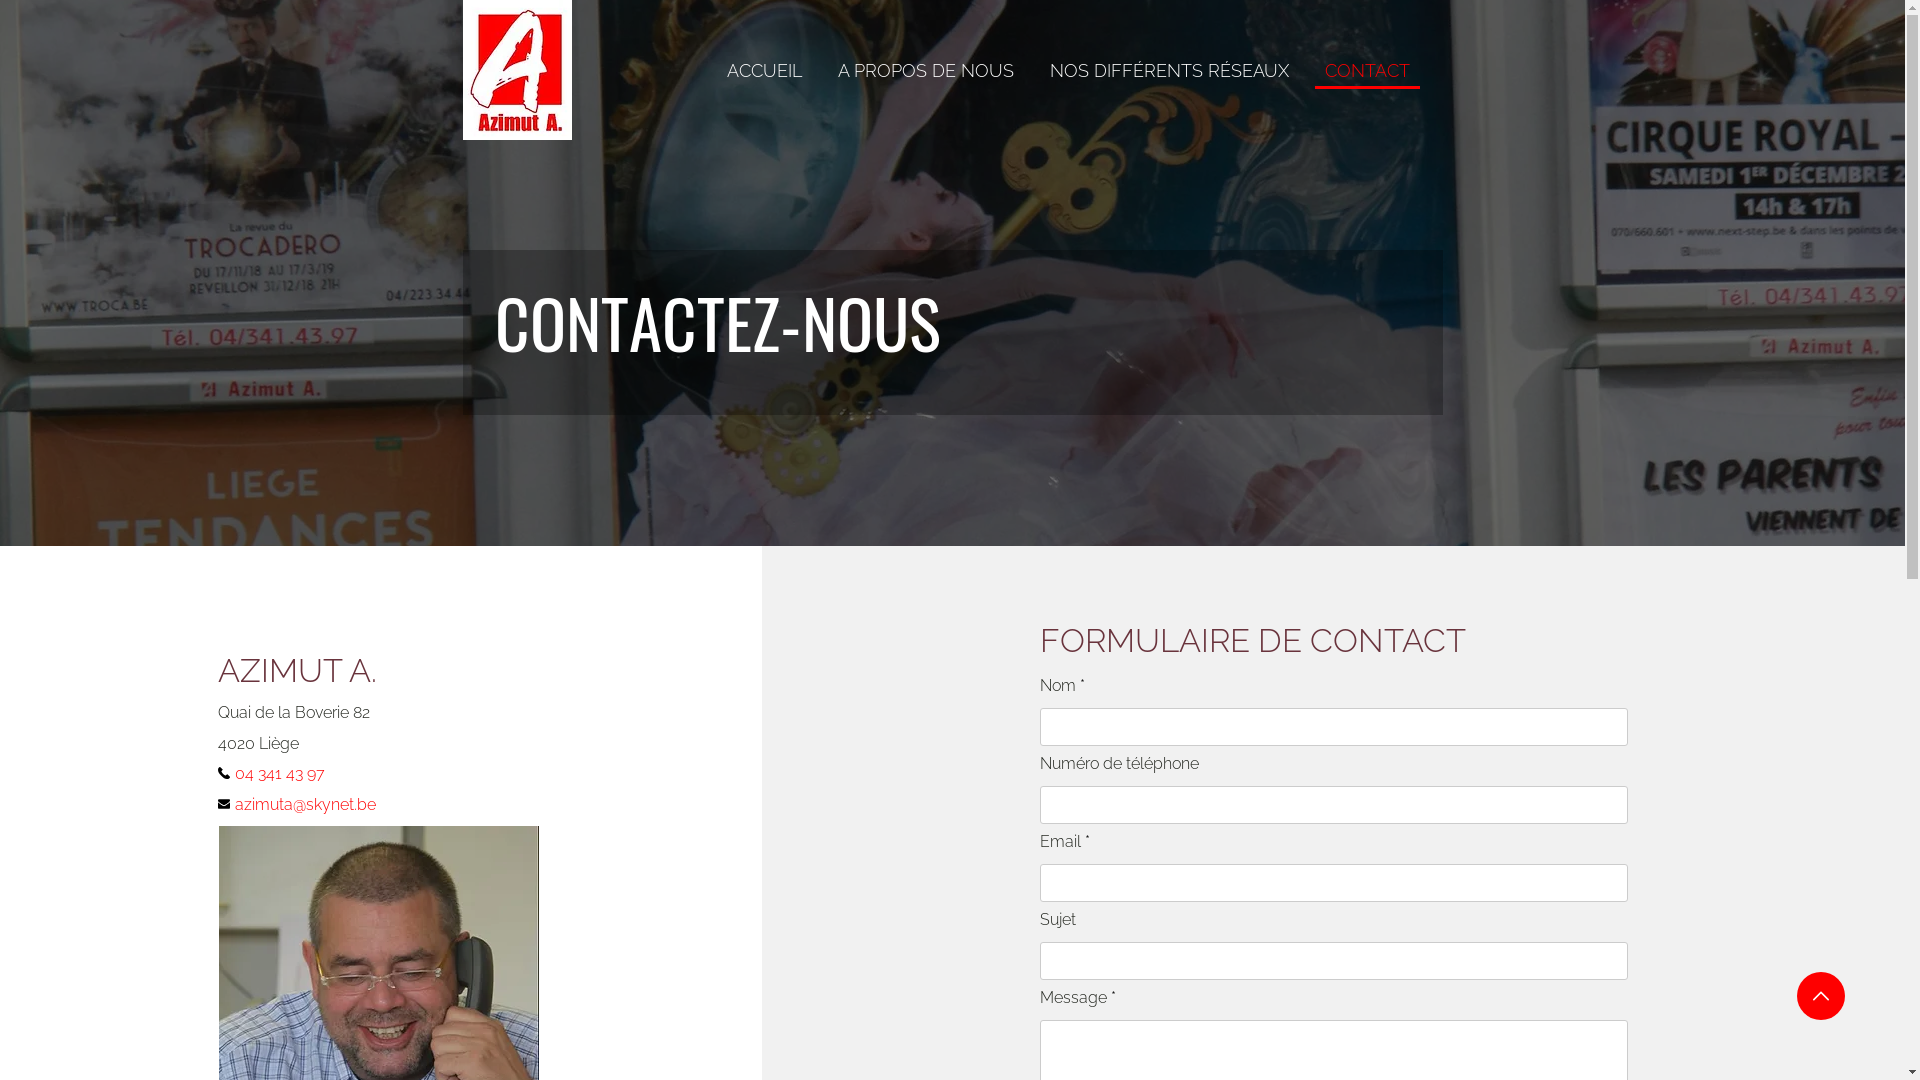 The image size is (1920, 1080). I want to click on 'CONTACT', so click(1314, 71).